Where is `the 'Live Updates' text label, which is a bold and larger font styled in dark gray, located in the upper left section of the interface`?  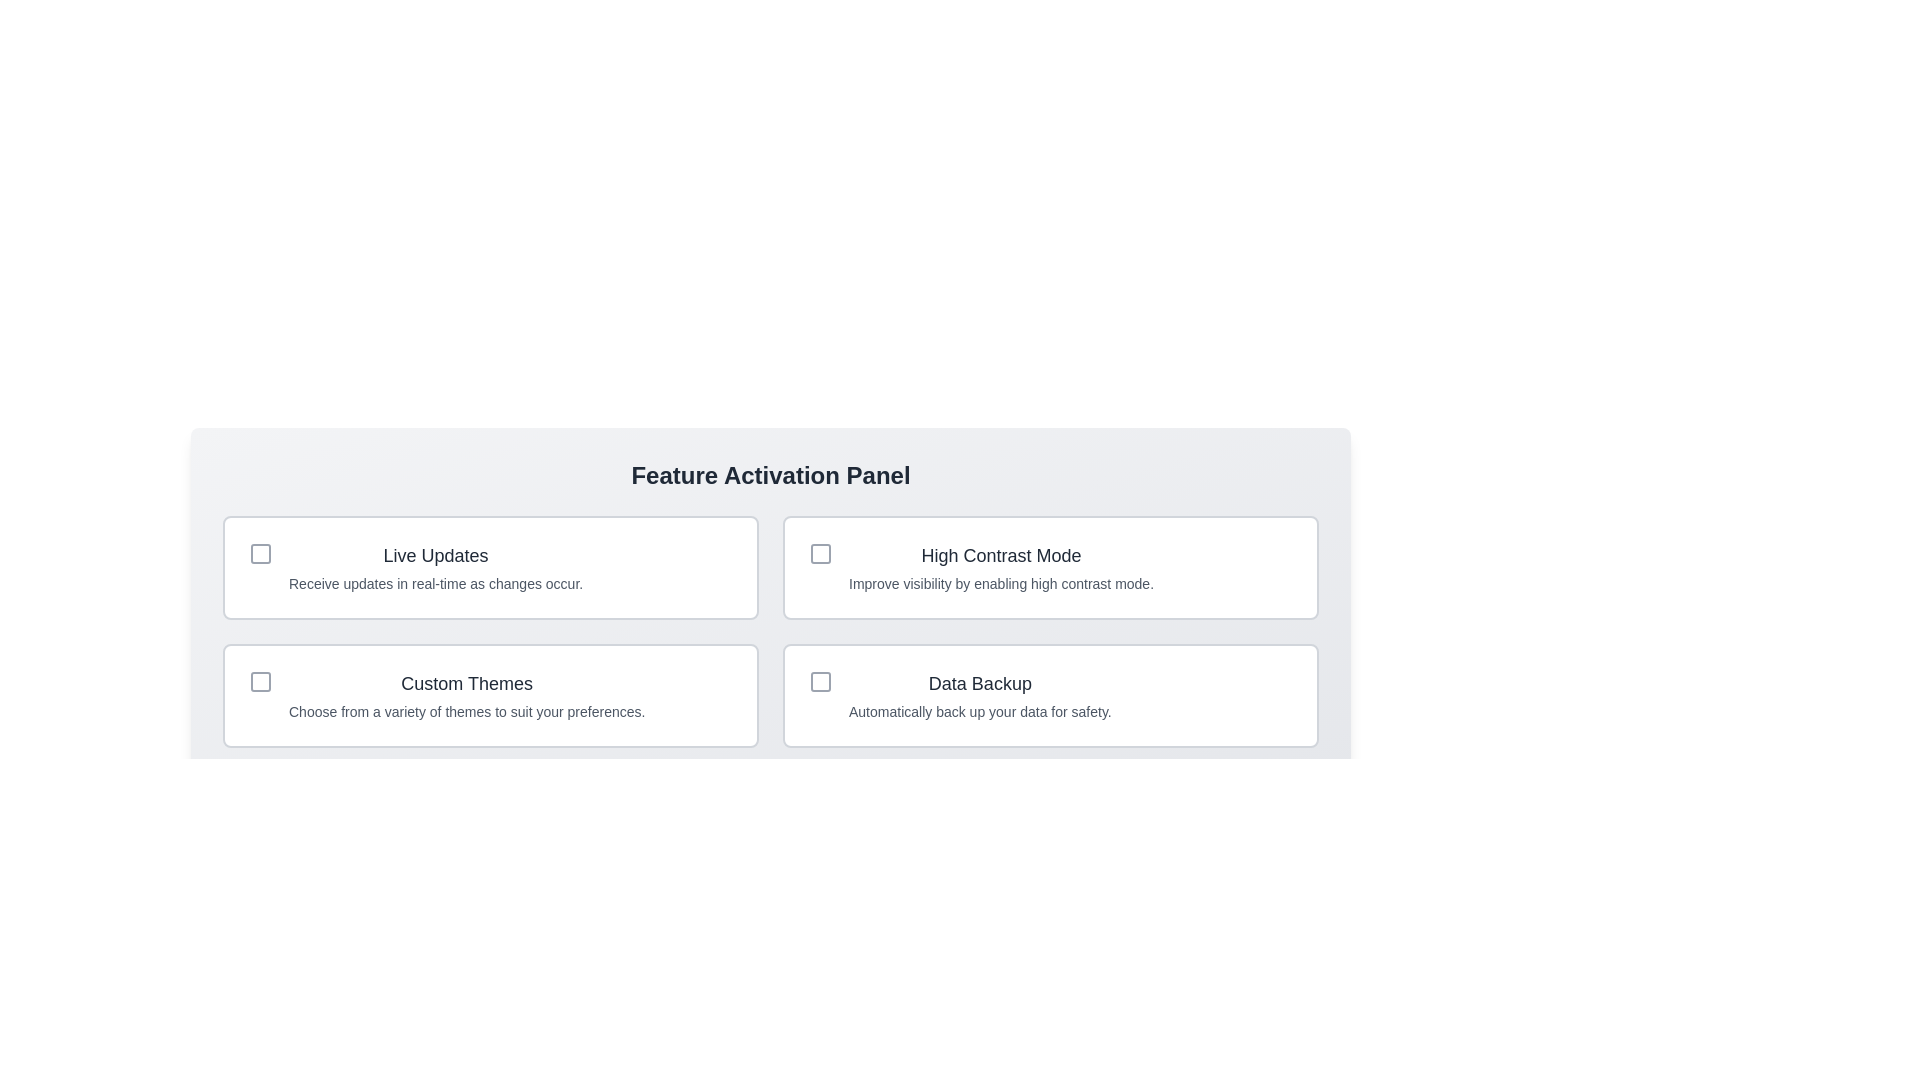 the 'Live Updates' text label, which is a bold and larger font styled in dark gray, located in the upper left section of the interface is located at coordinates (435, 555).